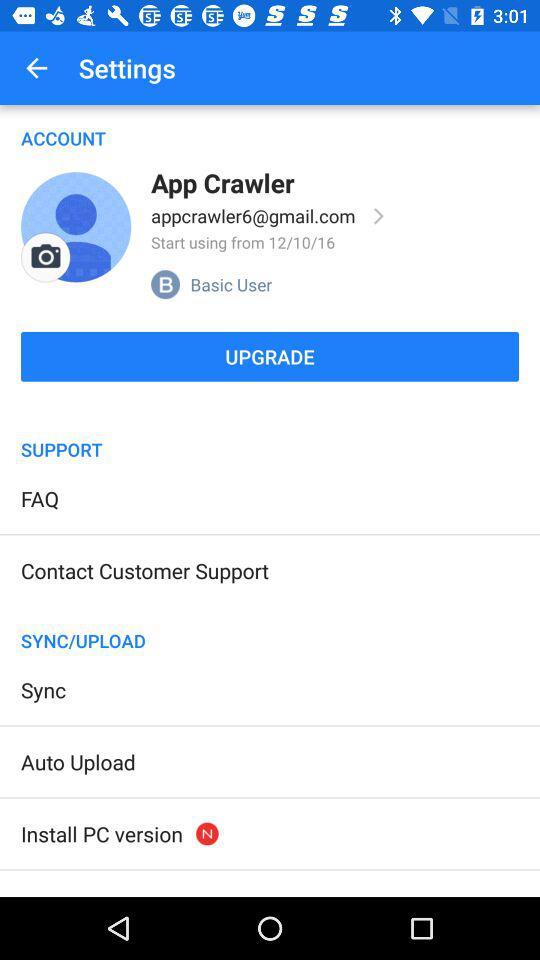 This screenshot has height=960, width=540. Describe the element at coordinates (45, 256) in the screenshot. I see `the icon below the account icon` at that location.